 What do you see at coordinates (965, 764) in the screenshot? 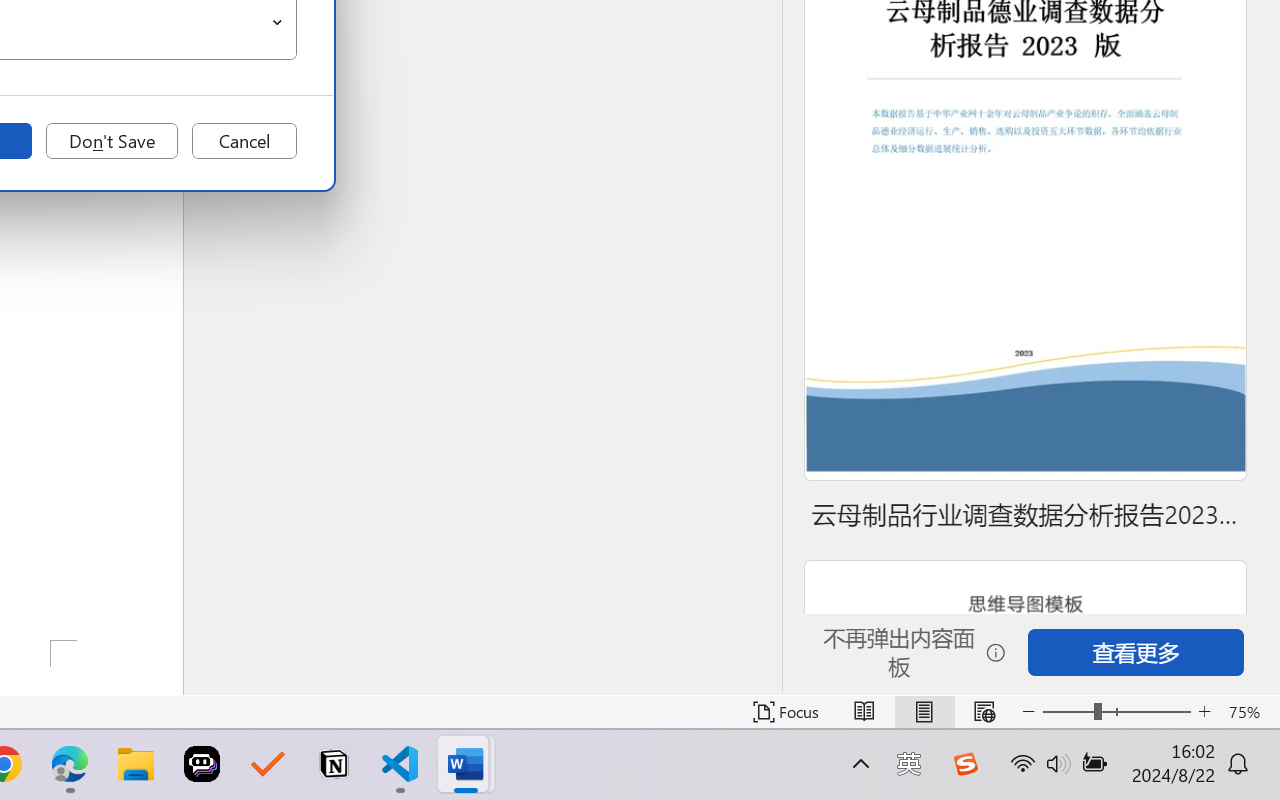
I see `'Class: Image'` at bounding box center [965, 764].